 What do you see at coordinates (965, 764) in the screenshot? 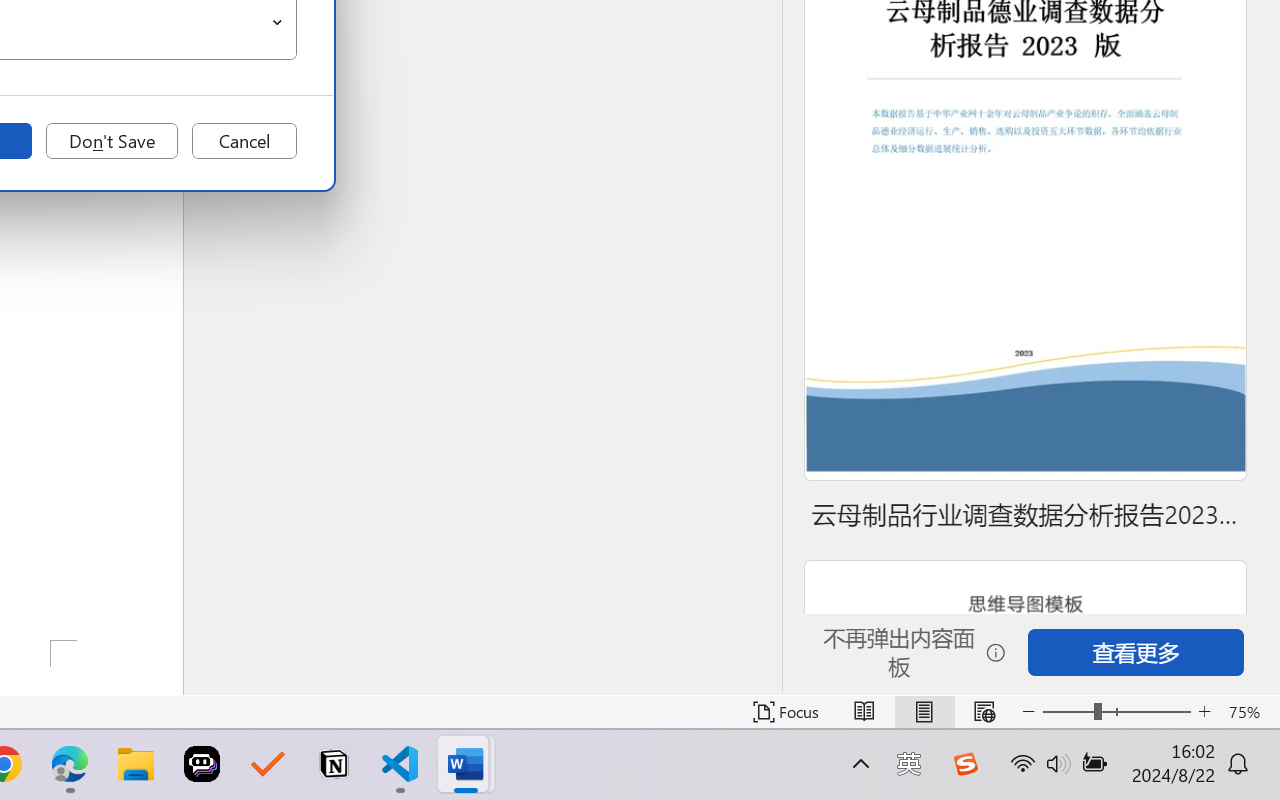
I see `'Class: Image'` at bounding box center [965, 764].